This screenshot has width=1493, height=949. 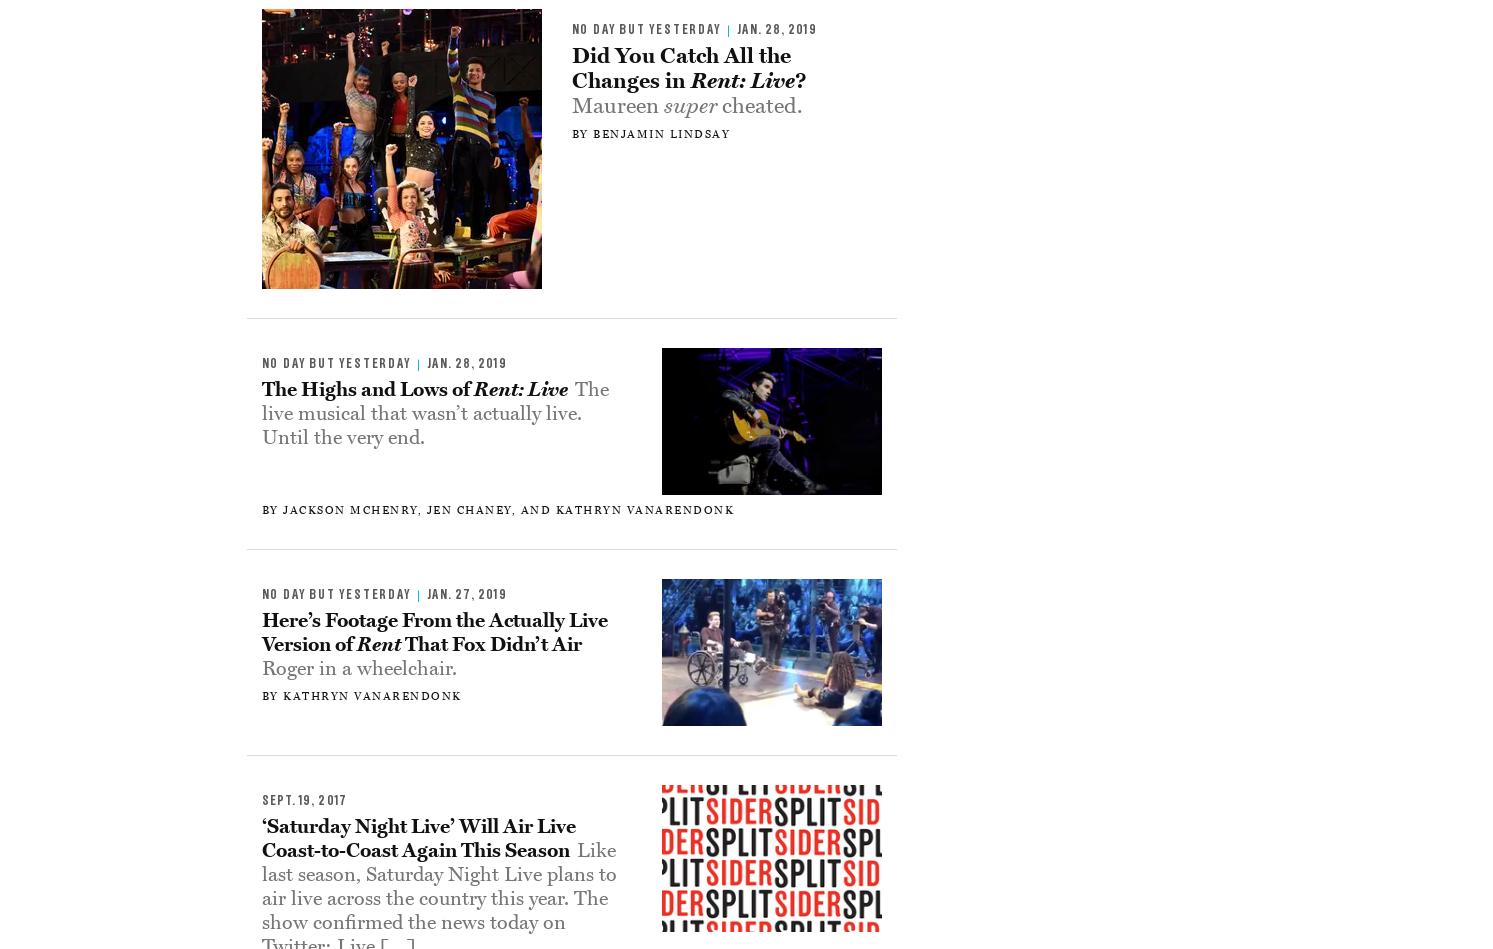 I want to click on 'Did You Catch All the Changes in', so click(x=679, y=67).